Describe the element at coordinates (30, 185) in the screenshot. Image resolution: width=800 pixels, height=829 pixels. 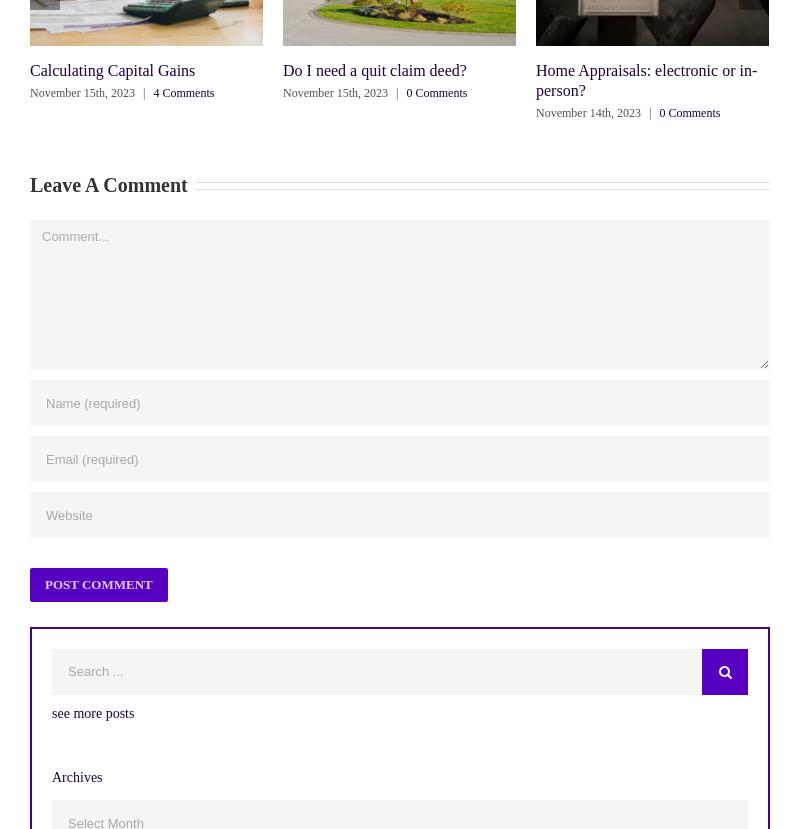
I see `'Leave A Comment'` at that location.